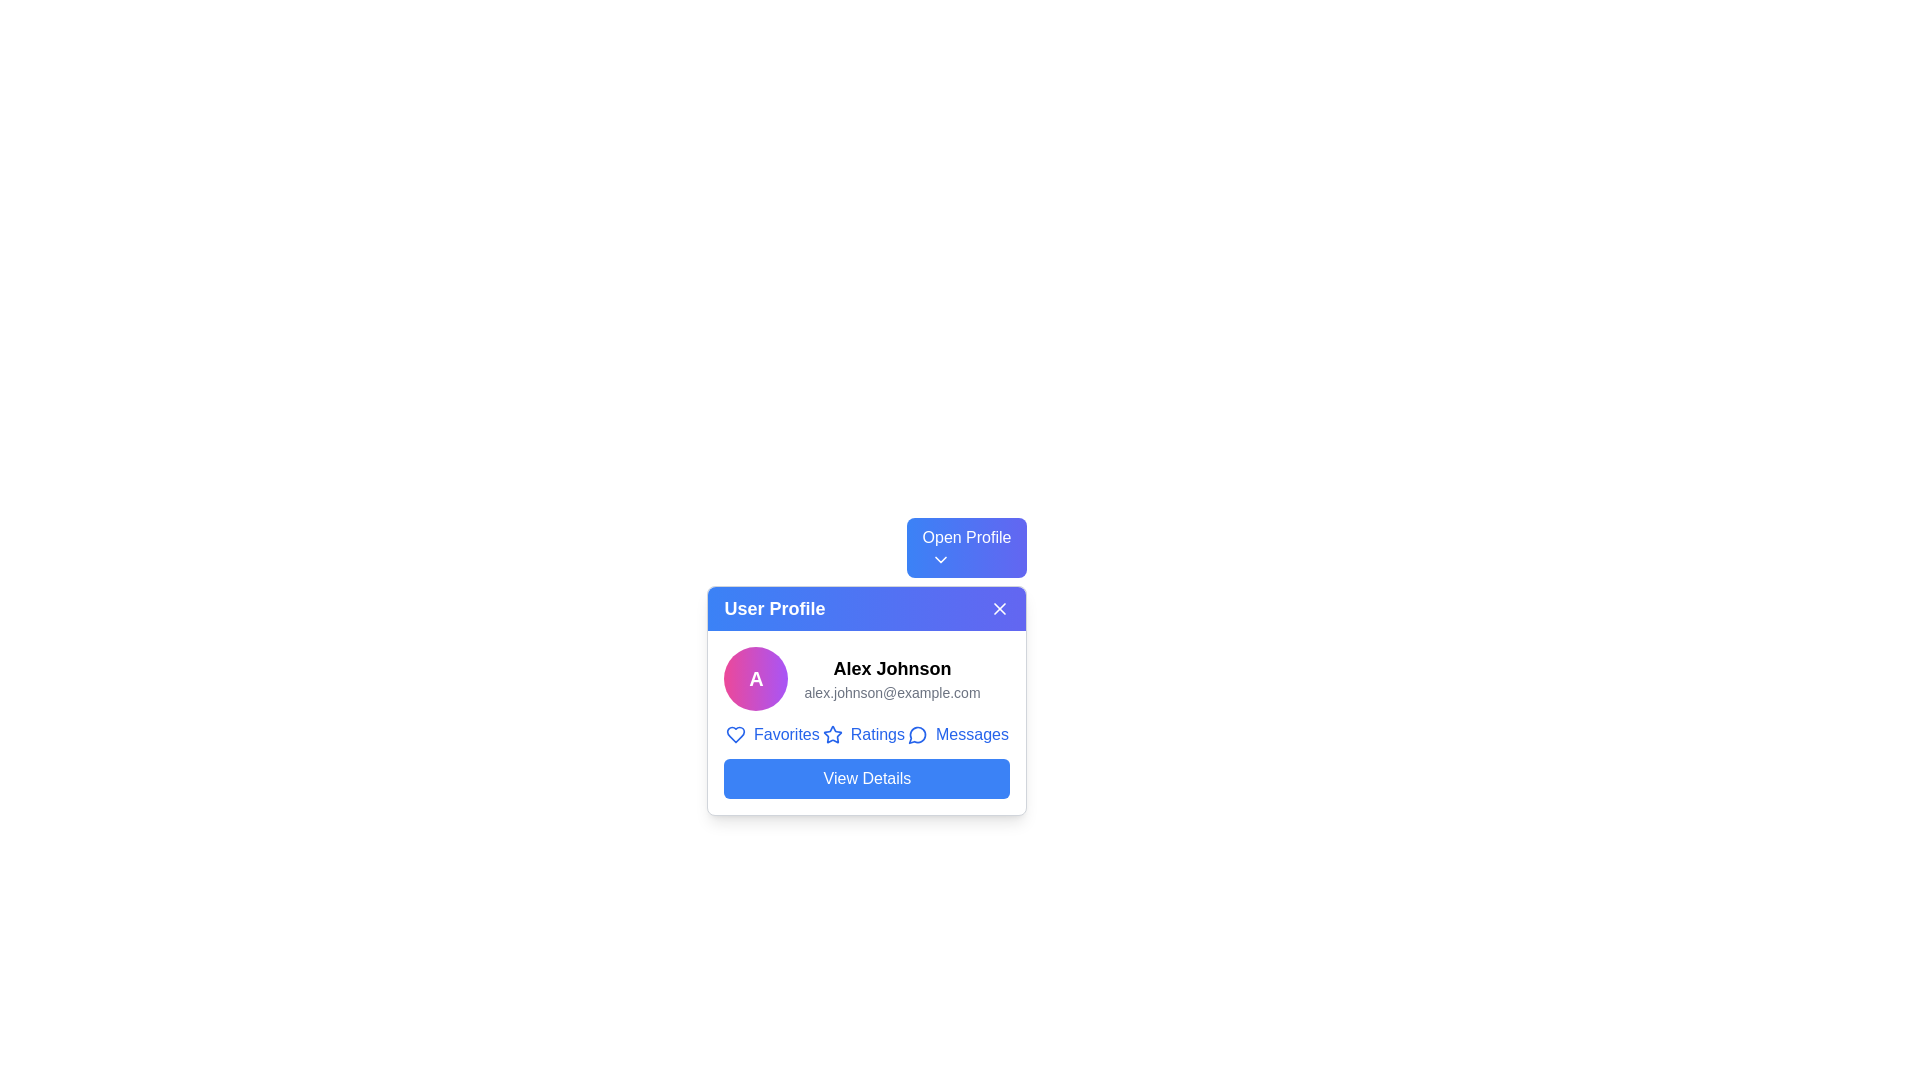 Image resolution: width=1920 pixels, height=1080 pixels. What do you see at coordinates (867, 778) in the screenshot?
I see `the blue rectangular button labeled 'View Details' located at the bottom of the user profile card` at bounding box center [867, 778].